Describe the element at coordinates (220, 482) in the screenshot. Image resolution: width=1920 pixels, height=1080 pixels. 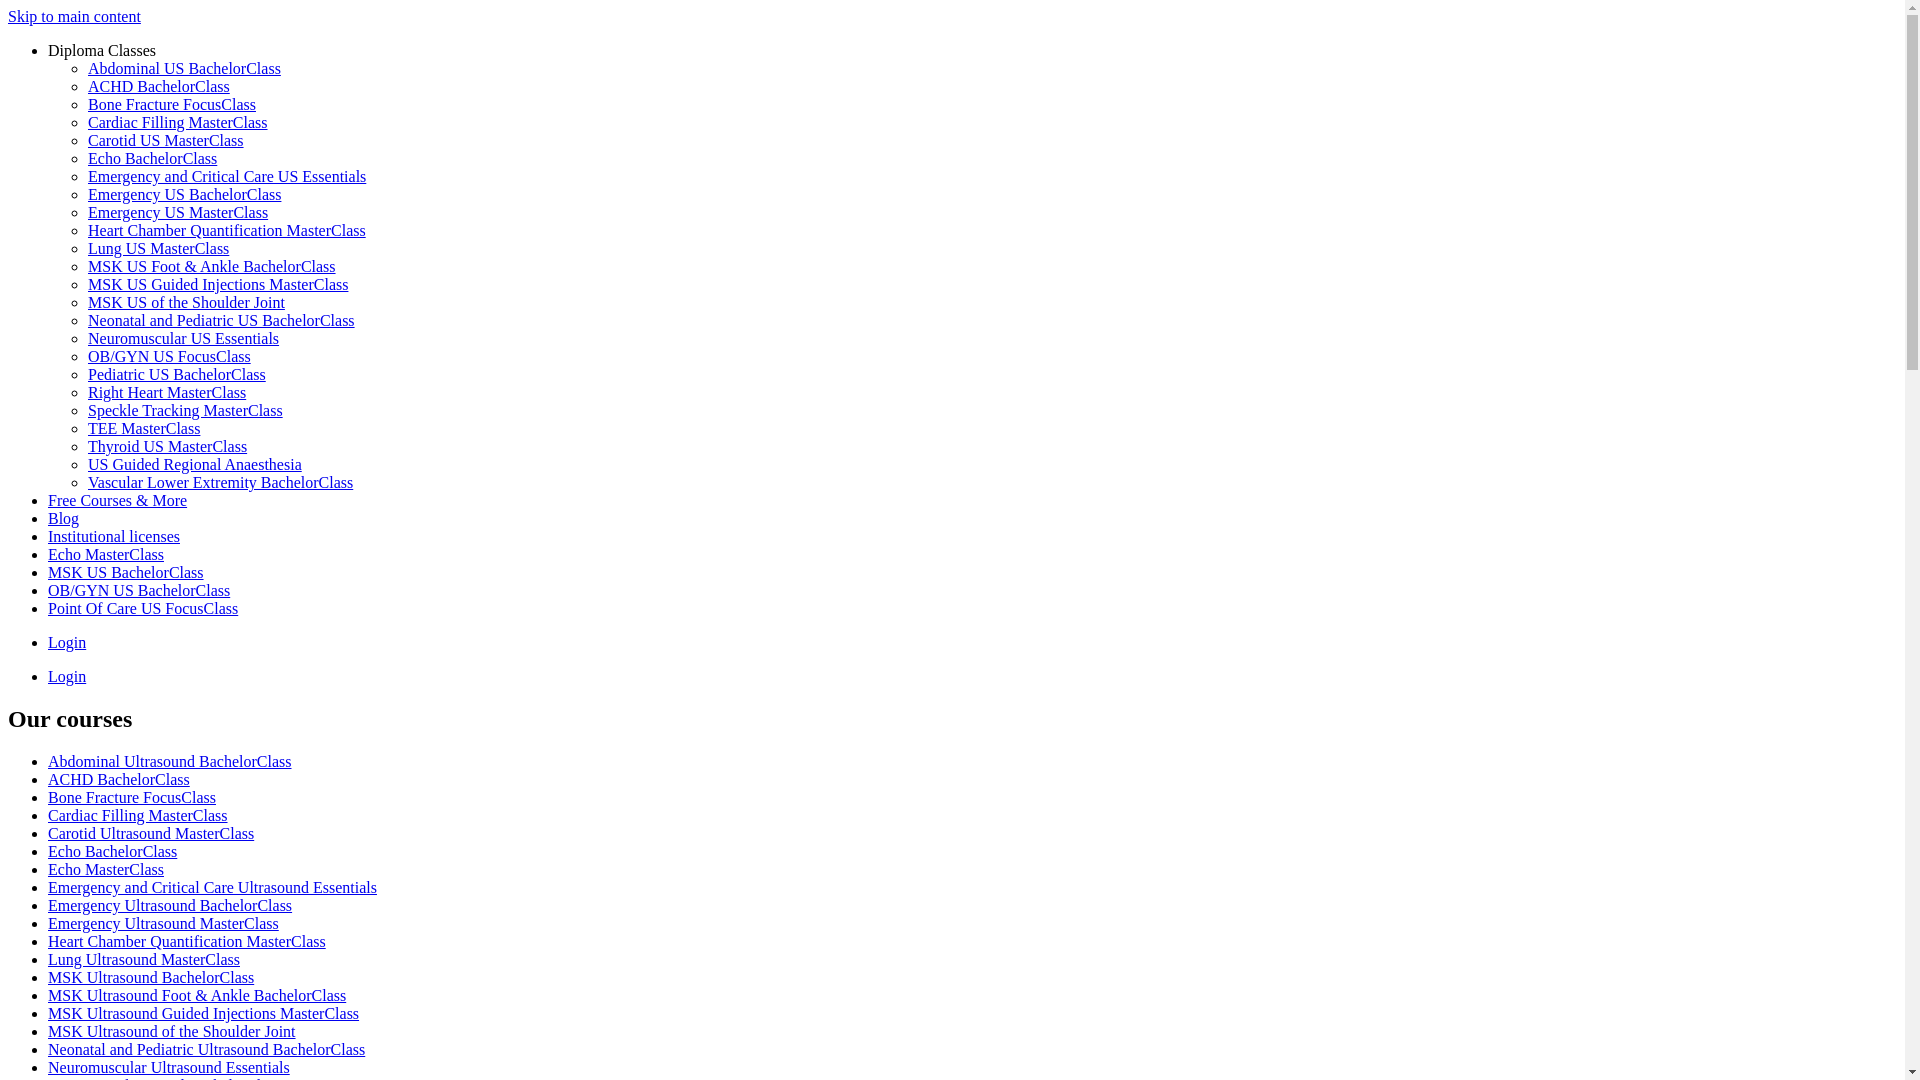
I see `'Vascular Lower Extremity BachelorClass'` at that location.